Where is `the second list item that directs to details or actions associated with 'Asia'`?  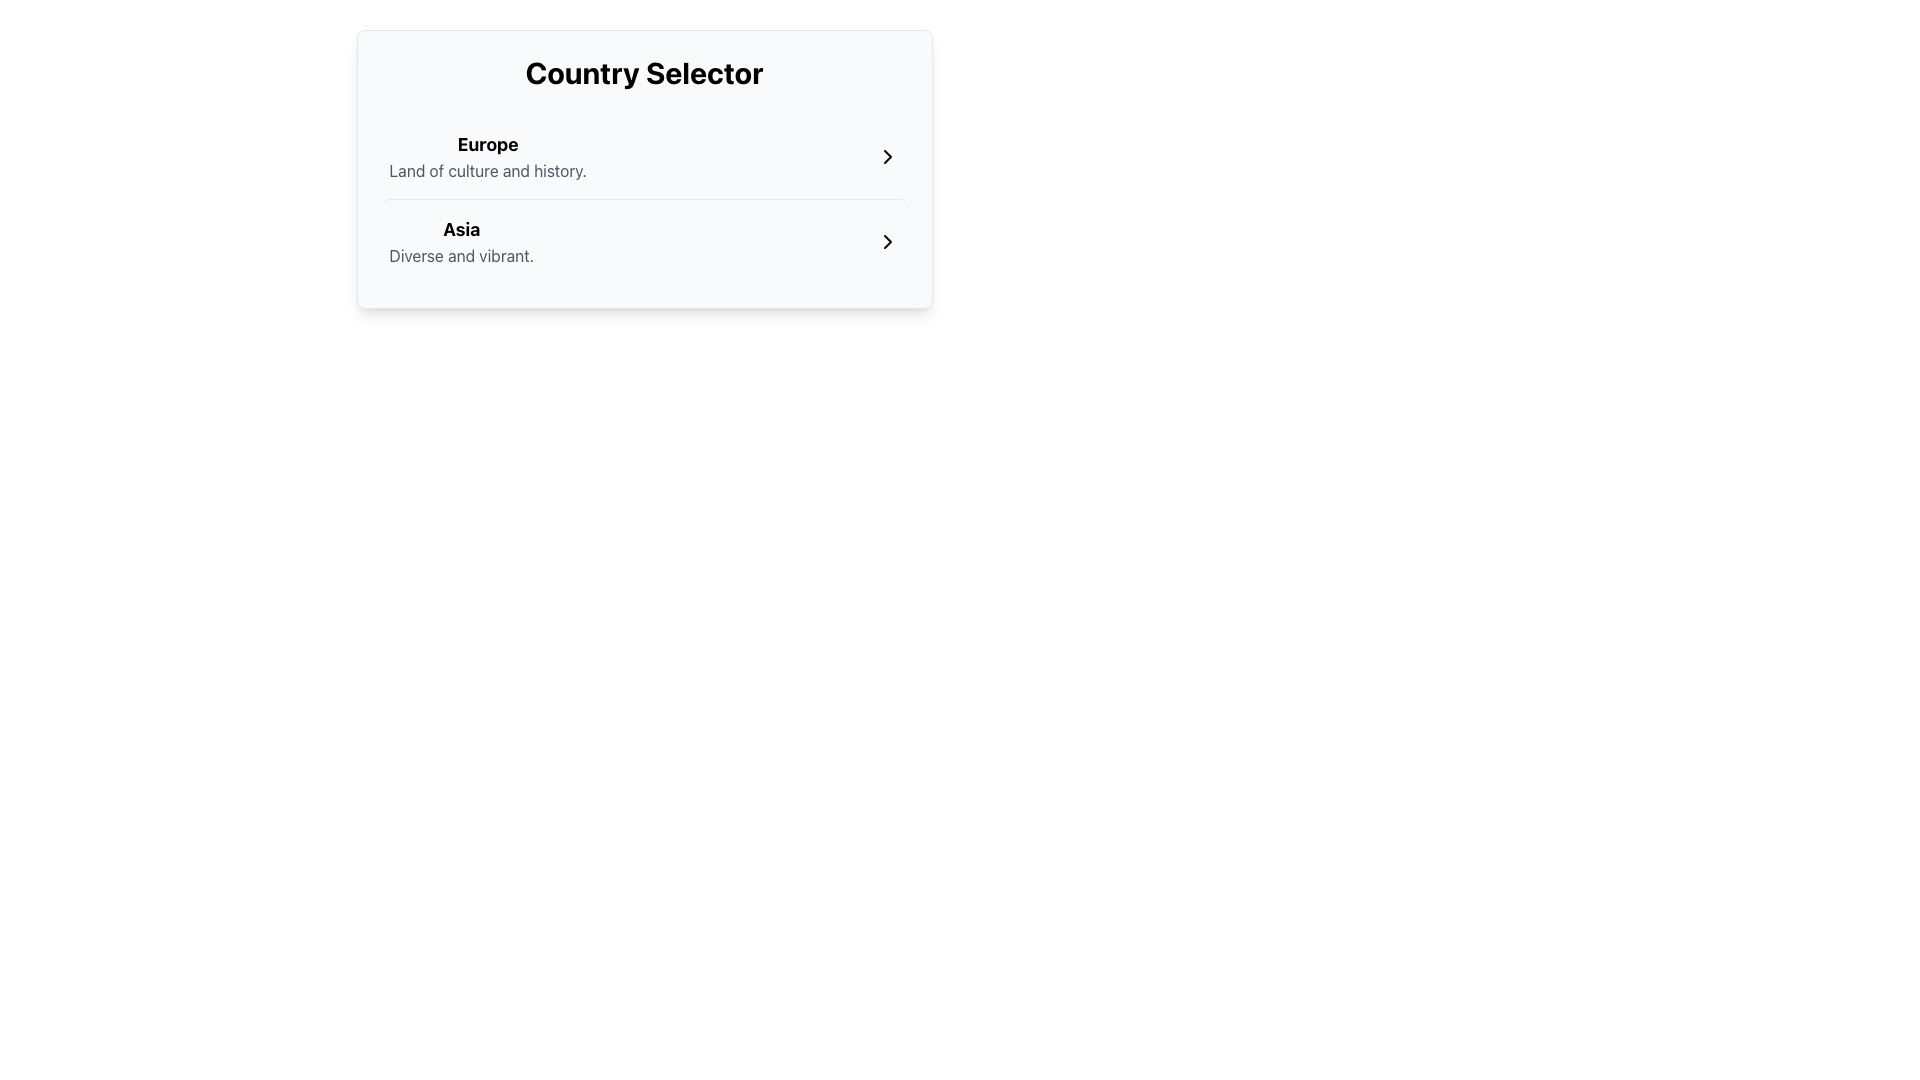
the second list item that directs to details or actions associated with 'Asia' is located at coordinates (644, 240).